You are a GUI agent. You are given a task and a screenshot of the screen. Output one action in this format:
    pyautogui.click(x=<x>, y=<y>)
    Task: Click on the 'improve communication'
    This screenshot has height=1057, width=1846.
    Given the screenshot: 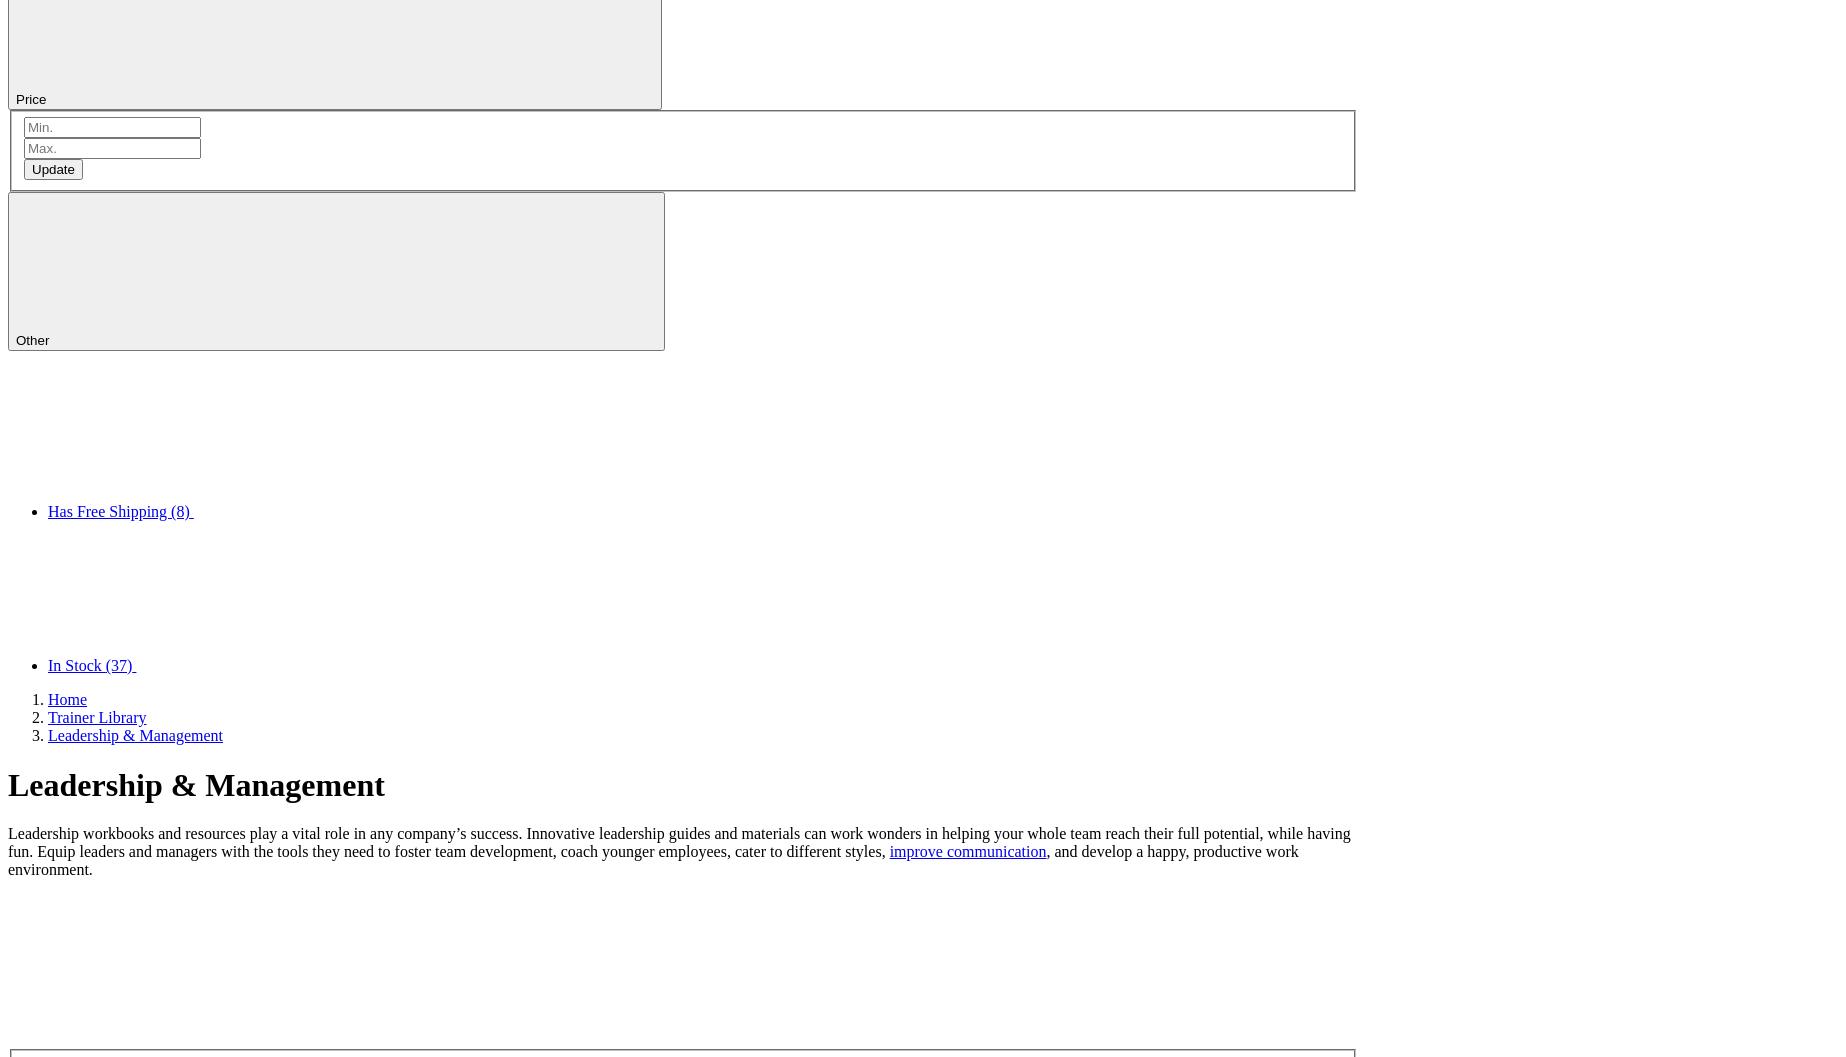 What is the action you would take?
    pyautogui.click(x=967, y=850)
    